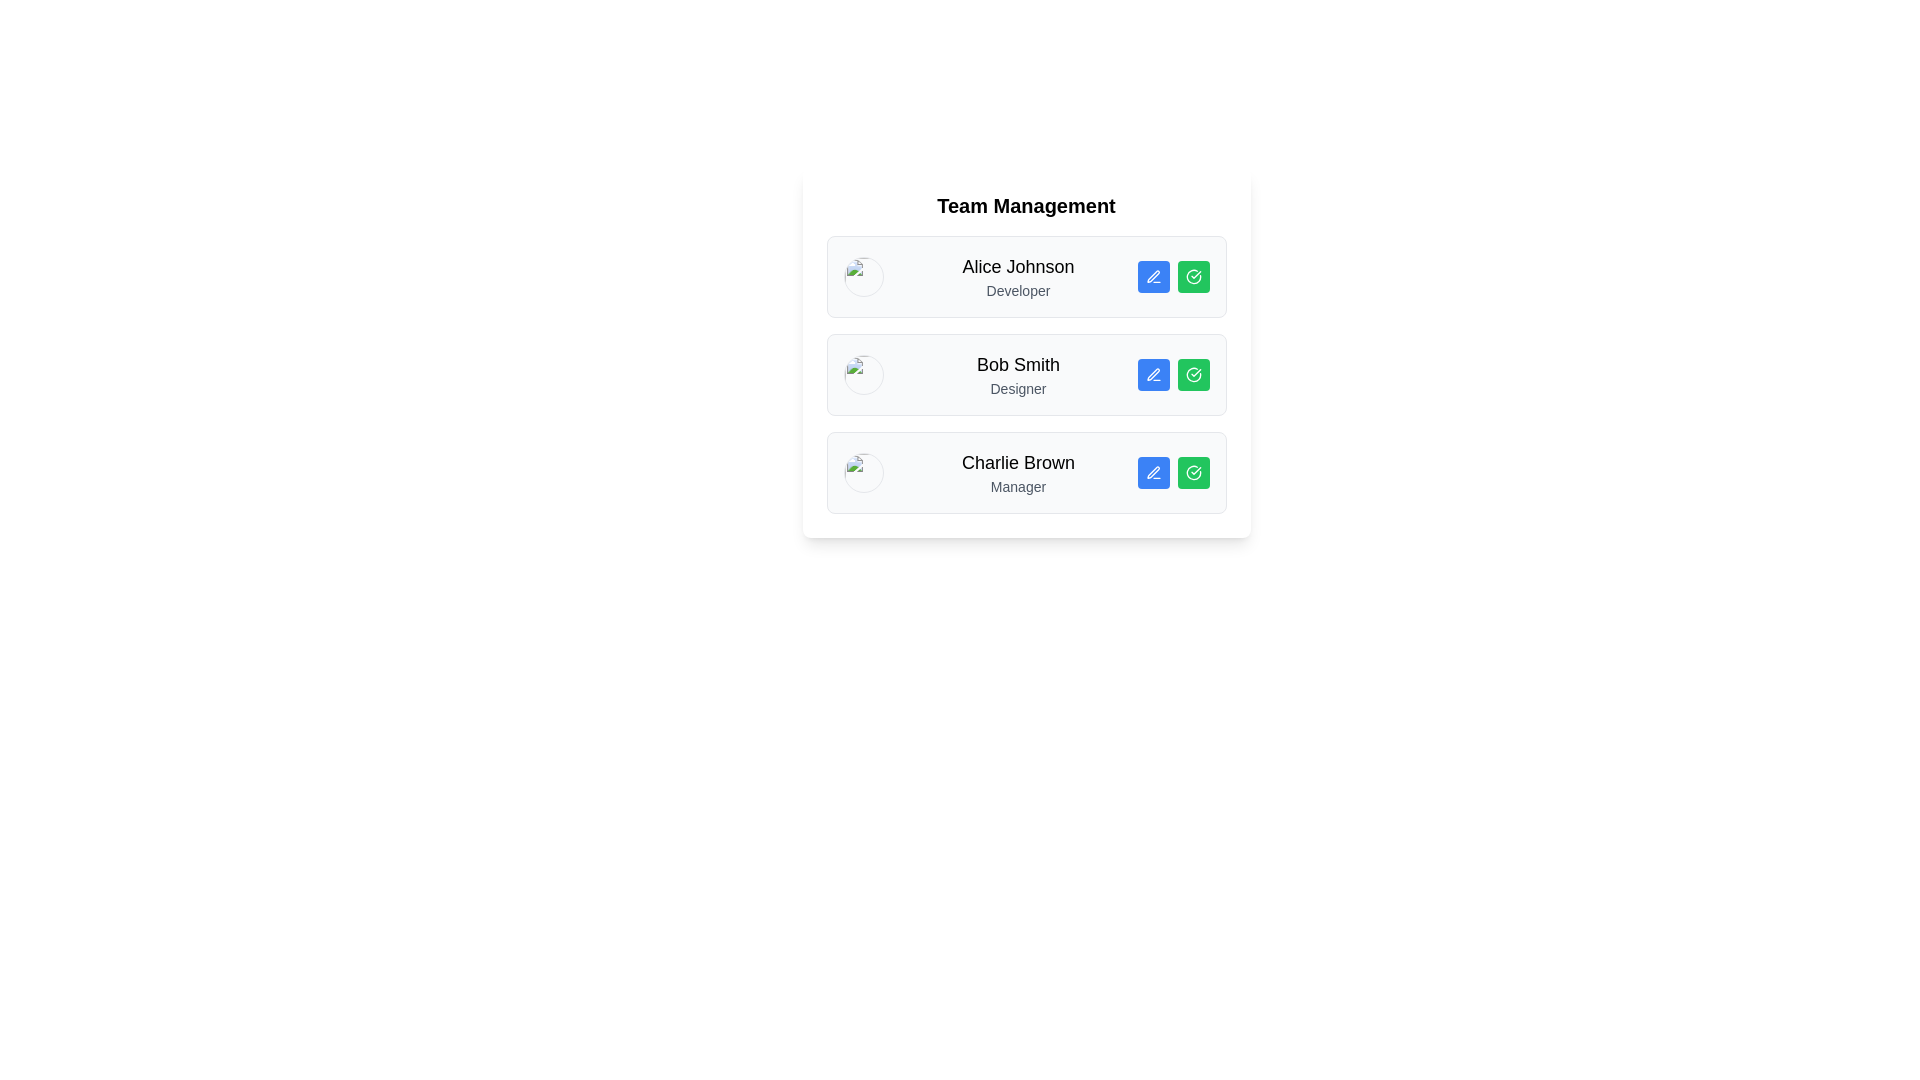  I want to click on the leftmost icon button in the cluster to the right of 'Bob Smith' in the second row of the list, so click(1153, 374).